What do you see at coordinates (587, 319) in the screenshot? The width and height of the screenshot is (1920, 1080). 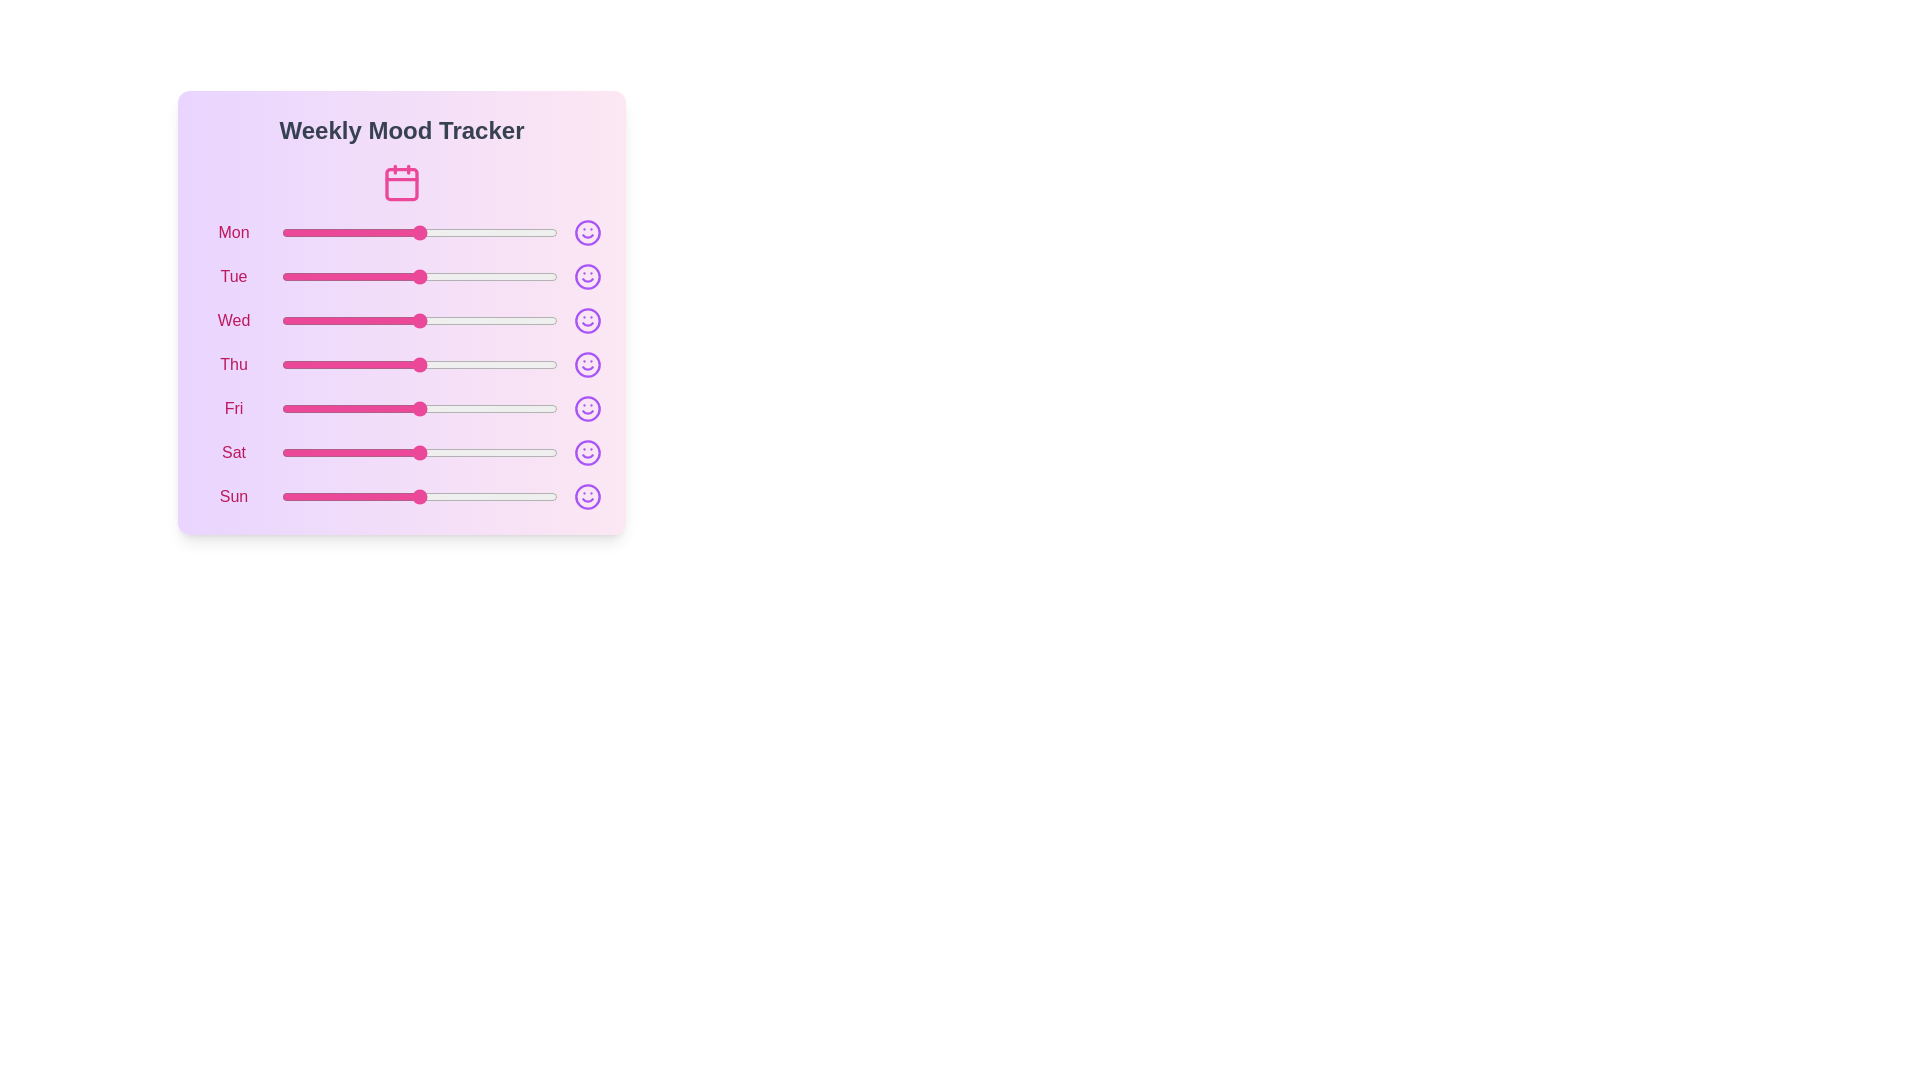 I see `the smiley icon corresponding to the day Wed` at bounding box center [587, 319].